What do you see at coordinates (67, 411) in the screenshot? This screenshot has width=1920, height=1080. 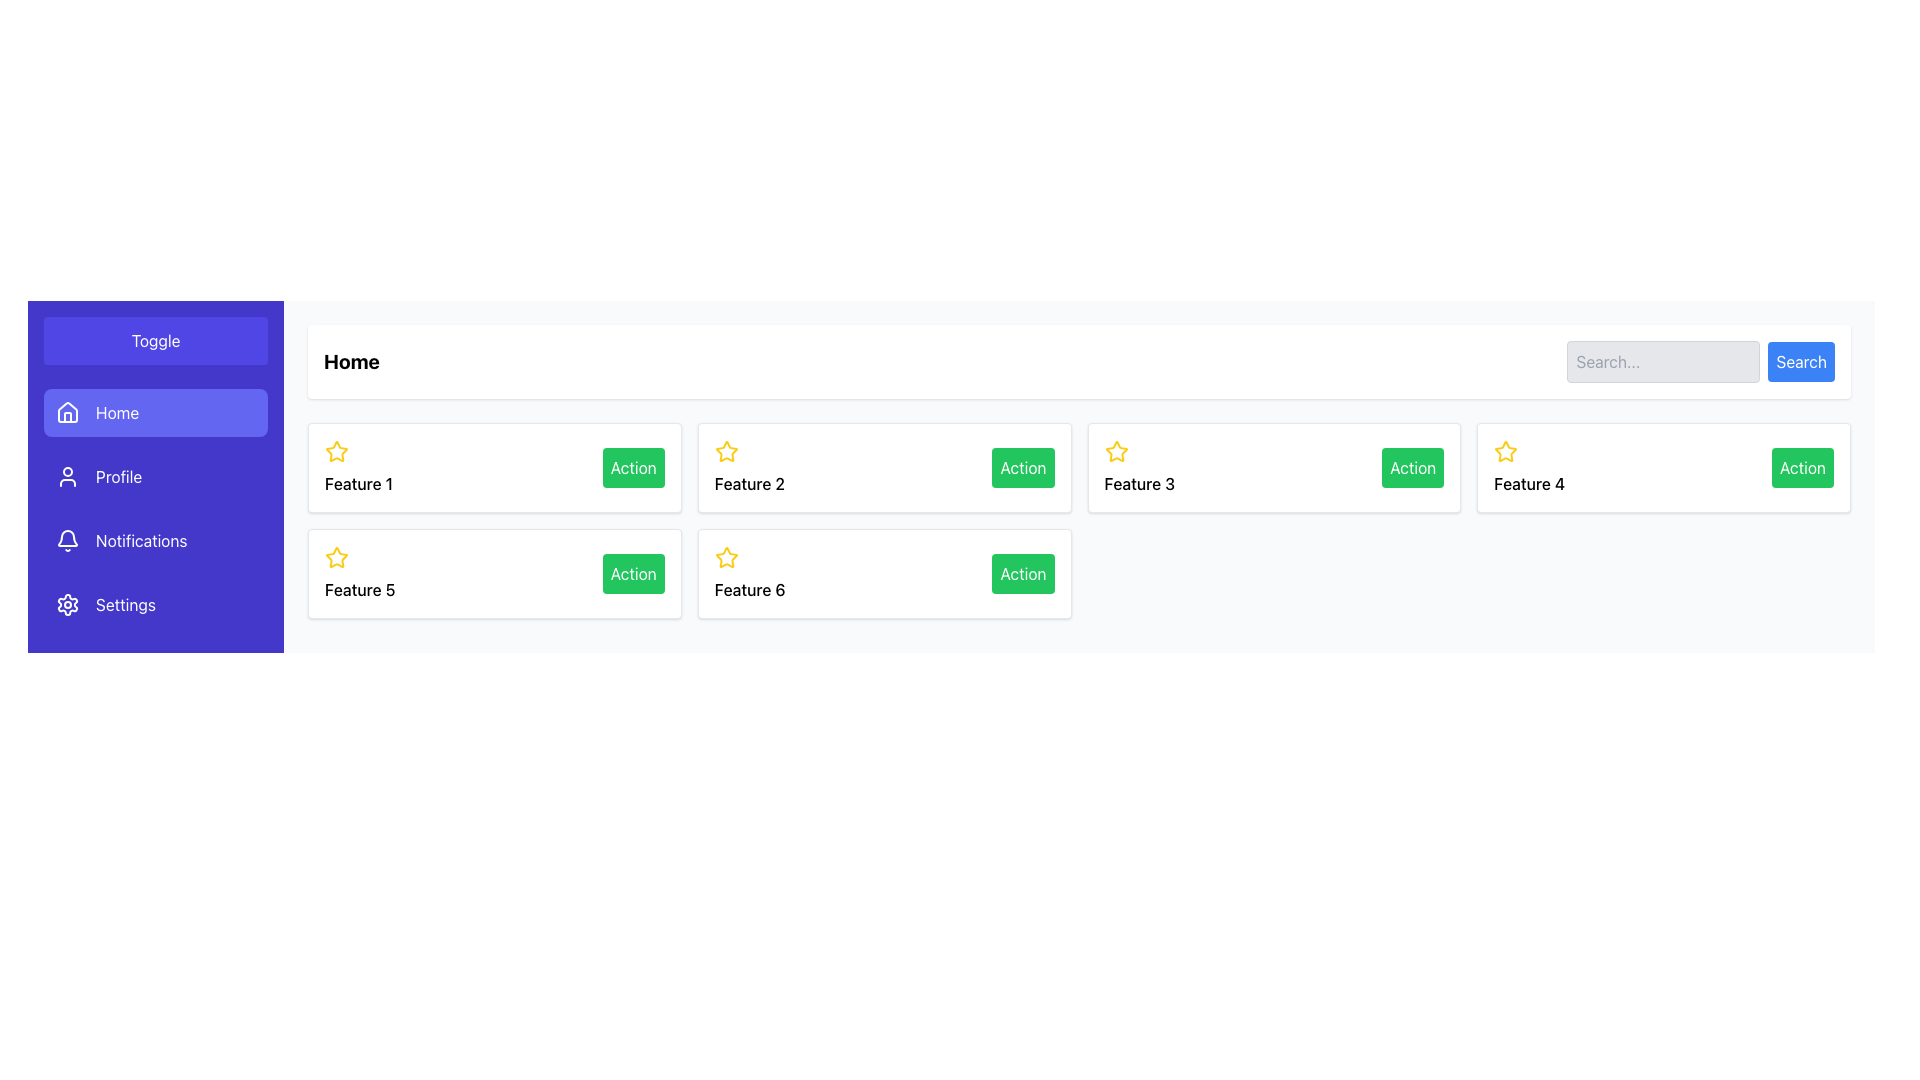 I see `the 'Home' icon in the vertical menu bar on the left side` at bounding box center [67, 411].